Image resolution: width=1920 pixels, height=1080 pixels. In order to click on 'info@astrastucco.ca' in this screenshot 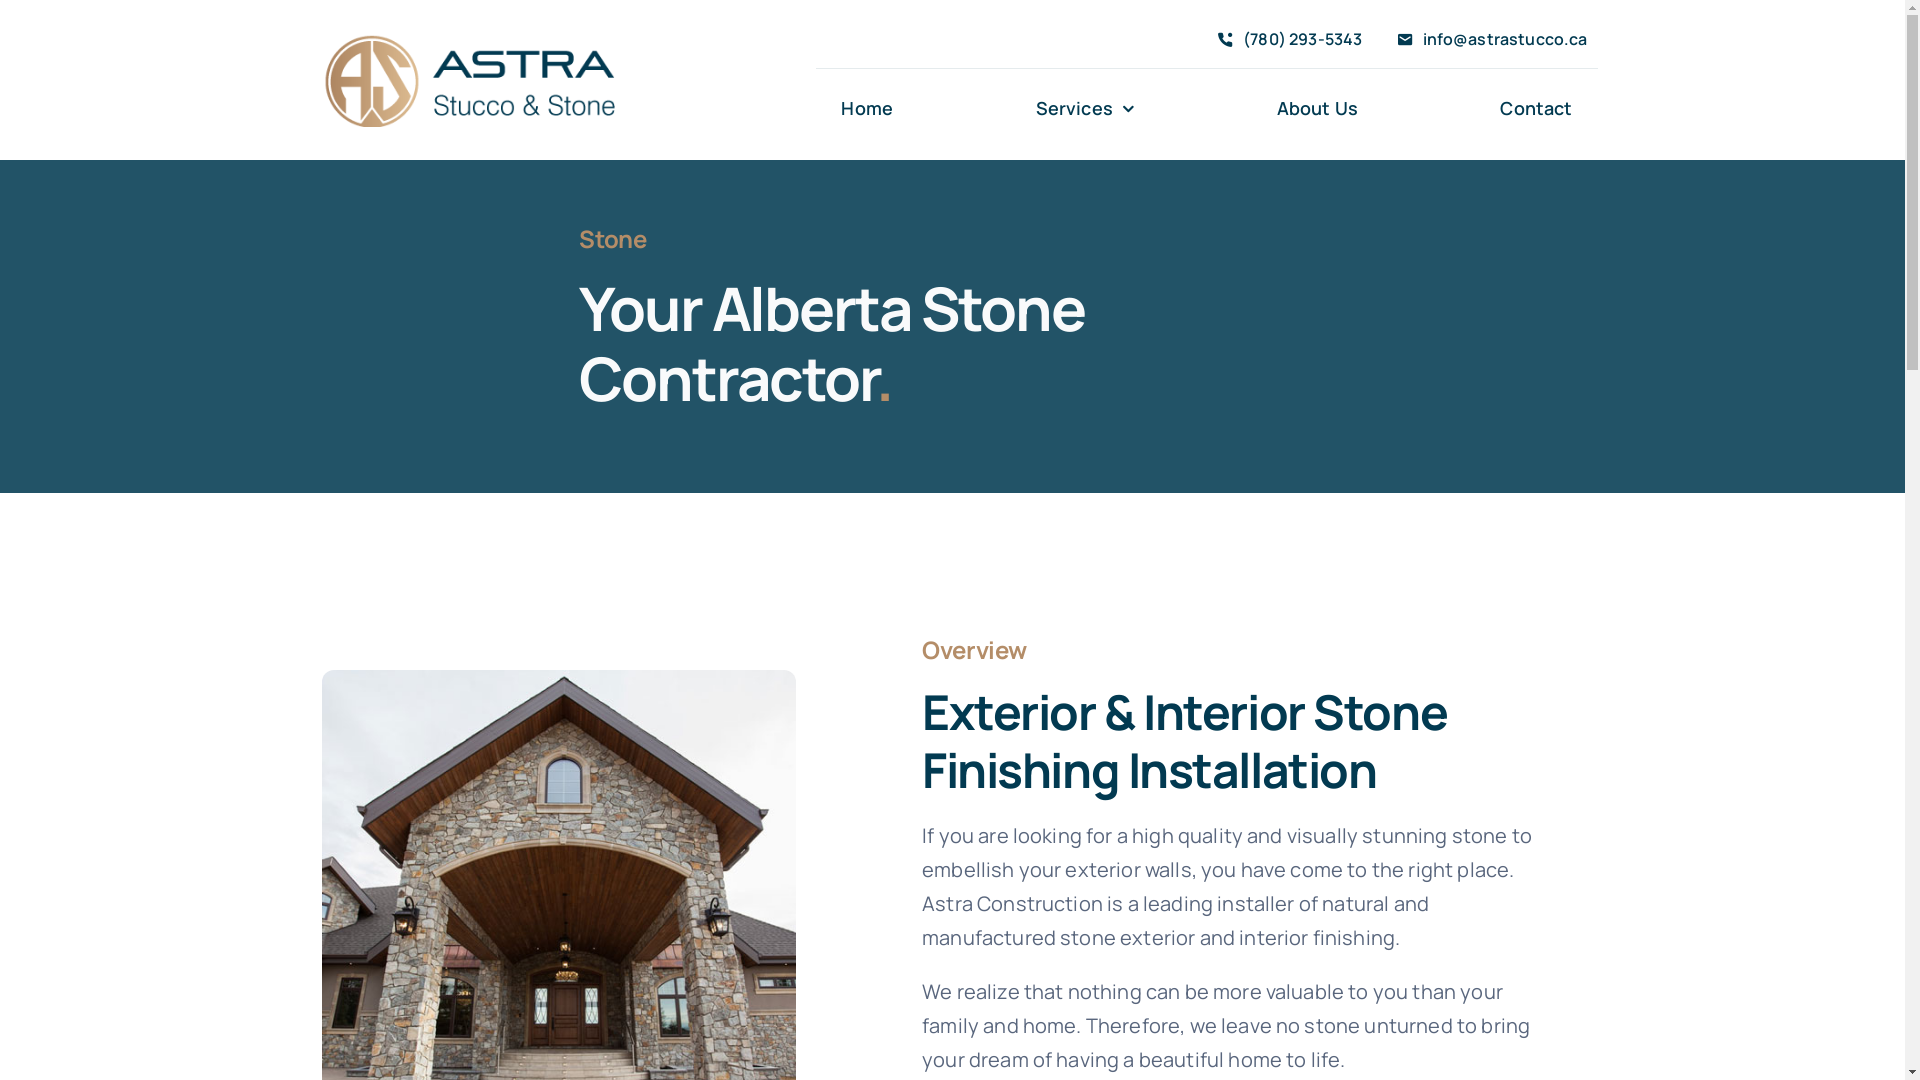, I will do `click(1487, 40)`.